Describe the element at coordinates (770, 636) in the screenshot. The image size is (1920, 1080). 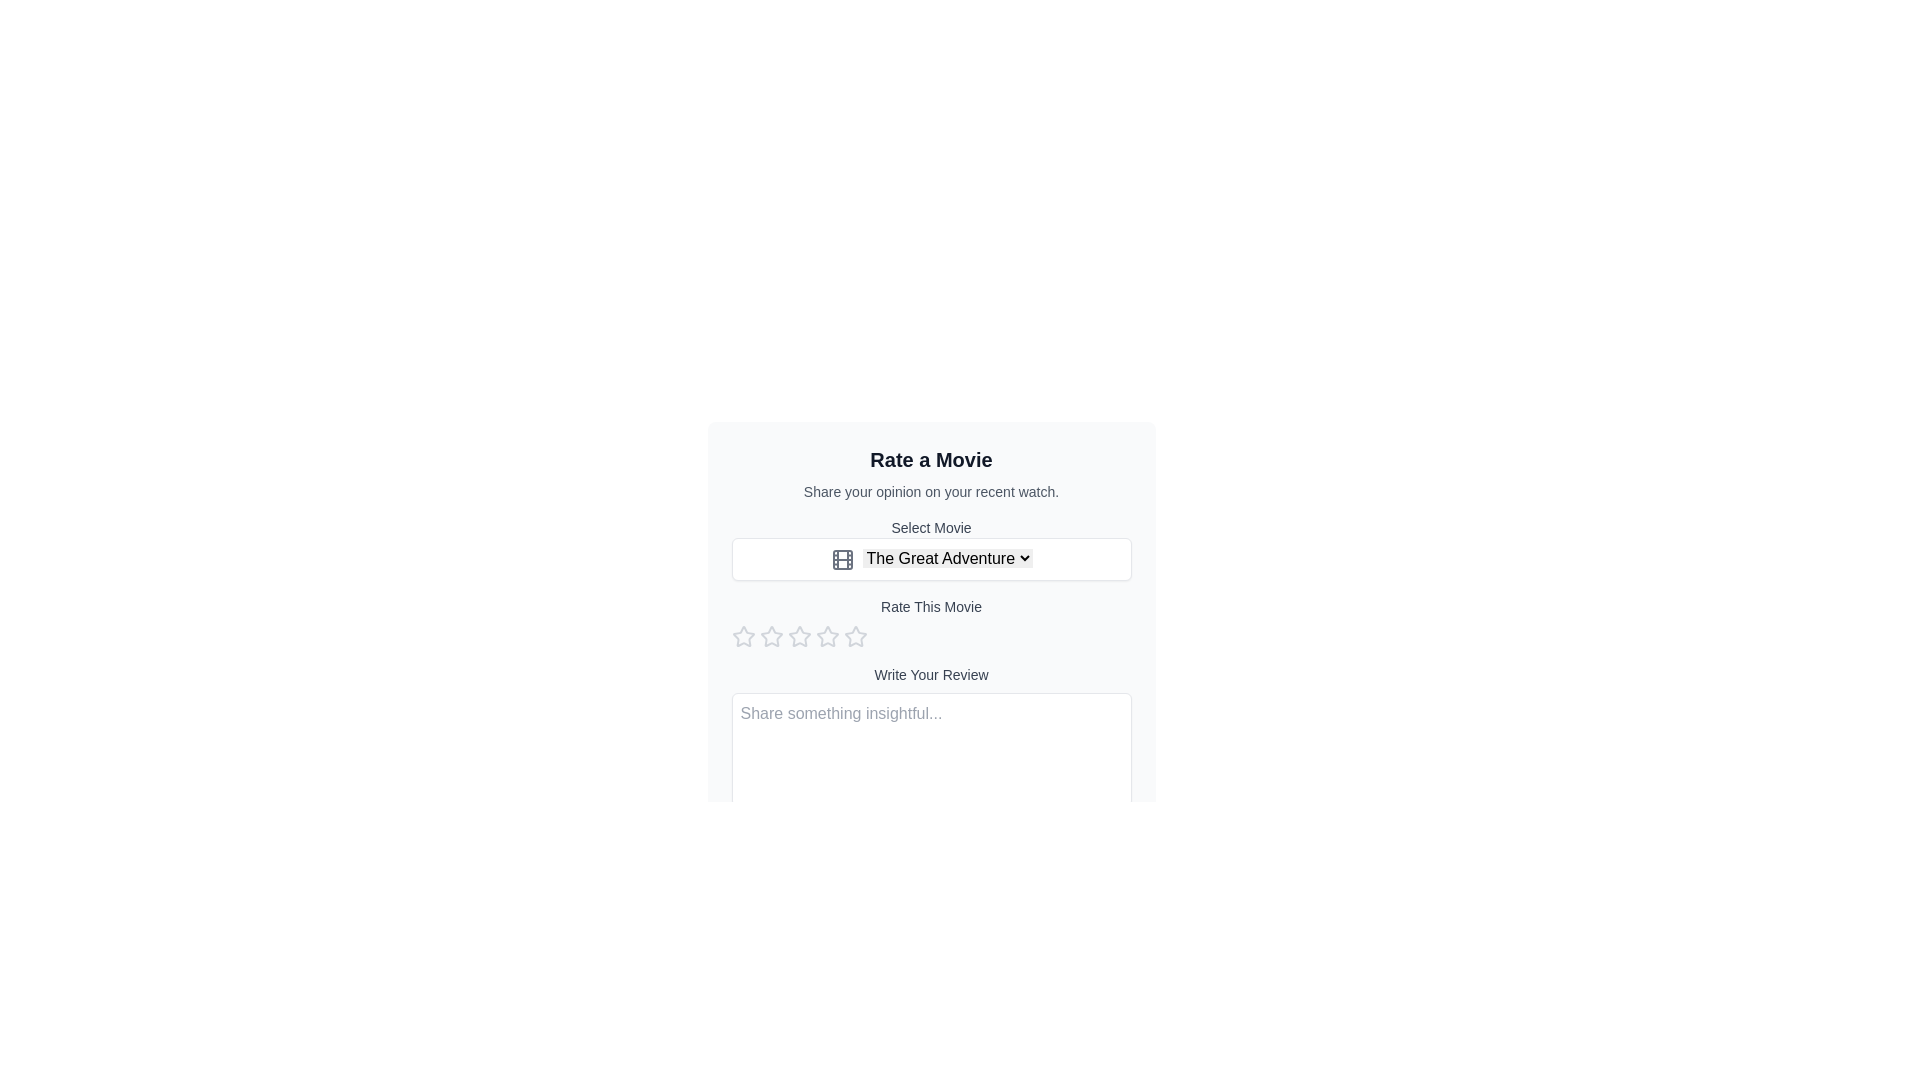
I see `the first star icon in the rating sequence` at that location.